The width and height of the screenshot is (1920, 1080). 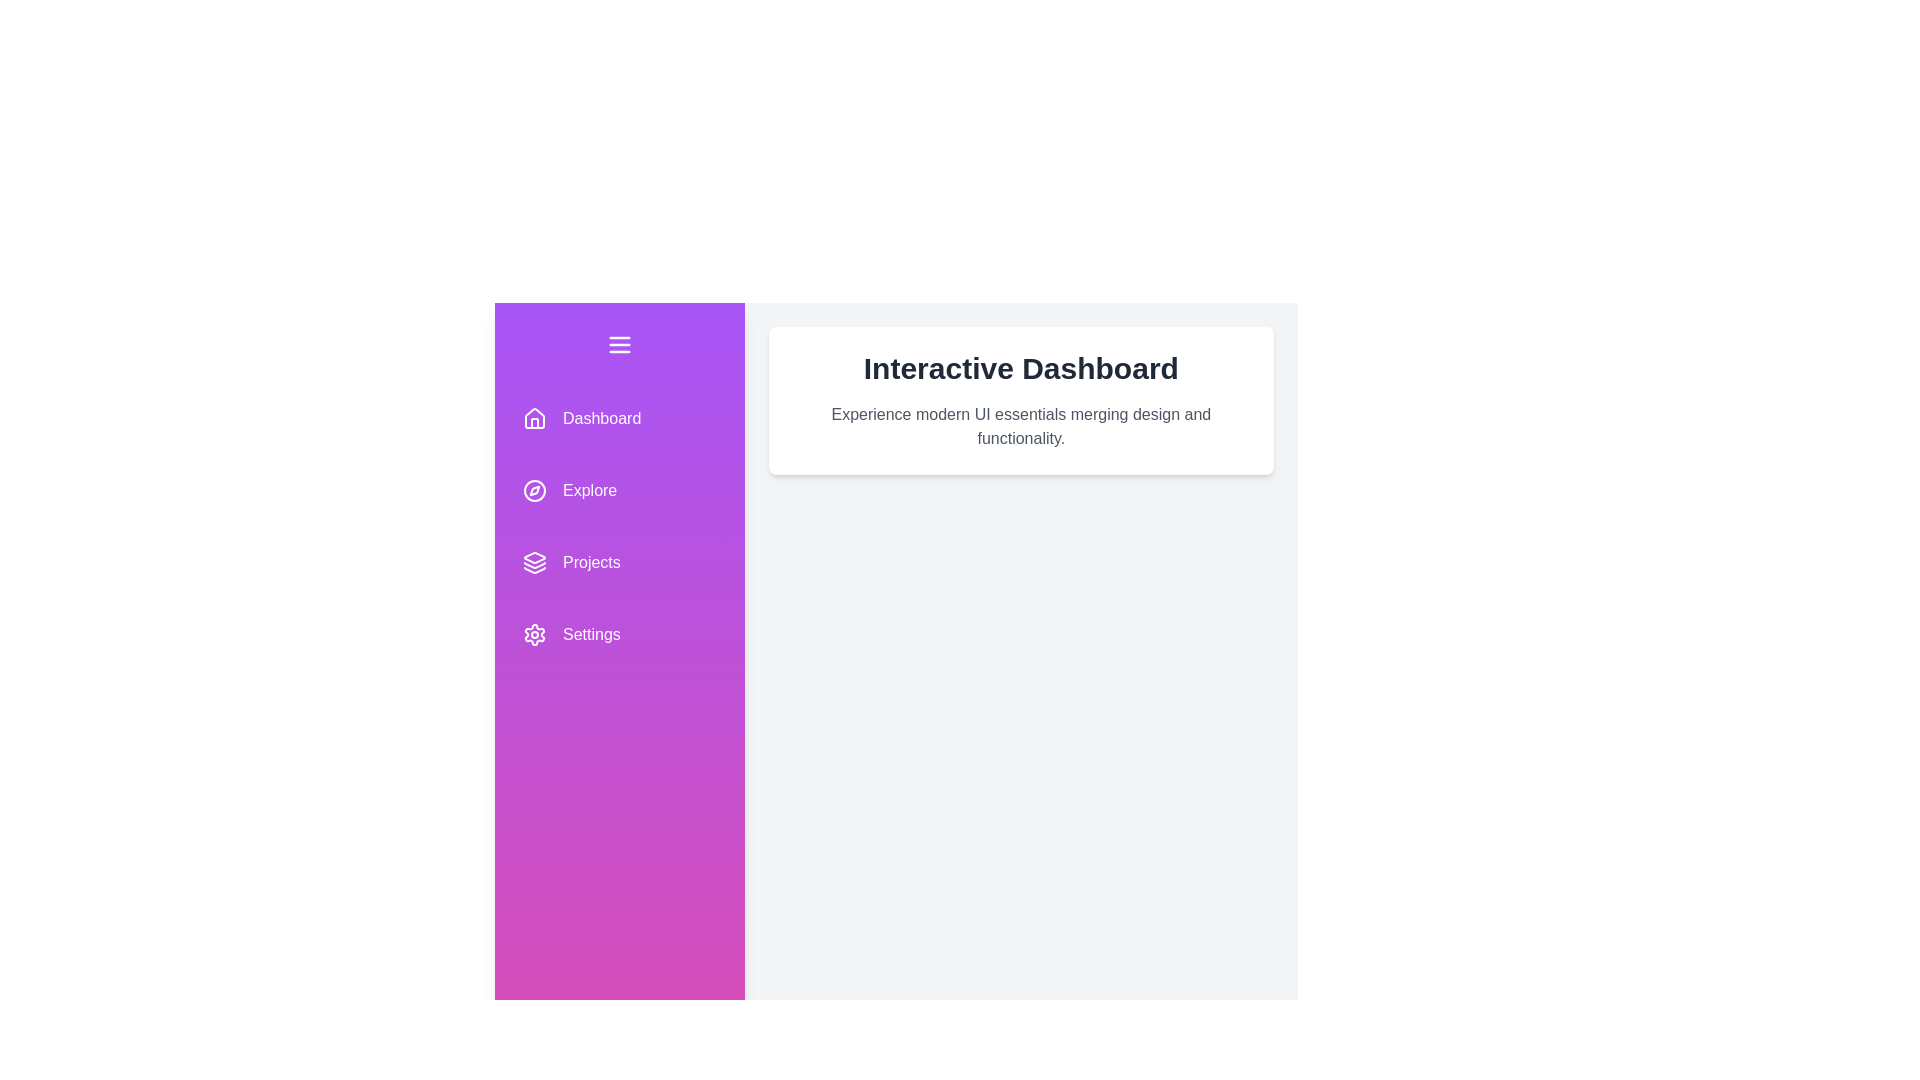 I want to click on the 'Interactive Dashboard' section to focus on it, so click(x=1021, y=369).